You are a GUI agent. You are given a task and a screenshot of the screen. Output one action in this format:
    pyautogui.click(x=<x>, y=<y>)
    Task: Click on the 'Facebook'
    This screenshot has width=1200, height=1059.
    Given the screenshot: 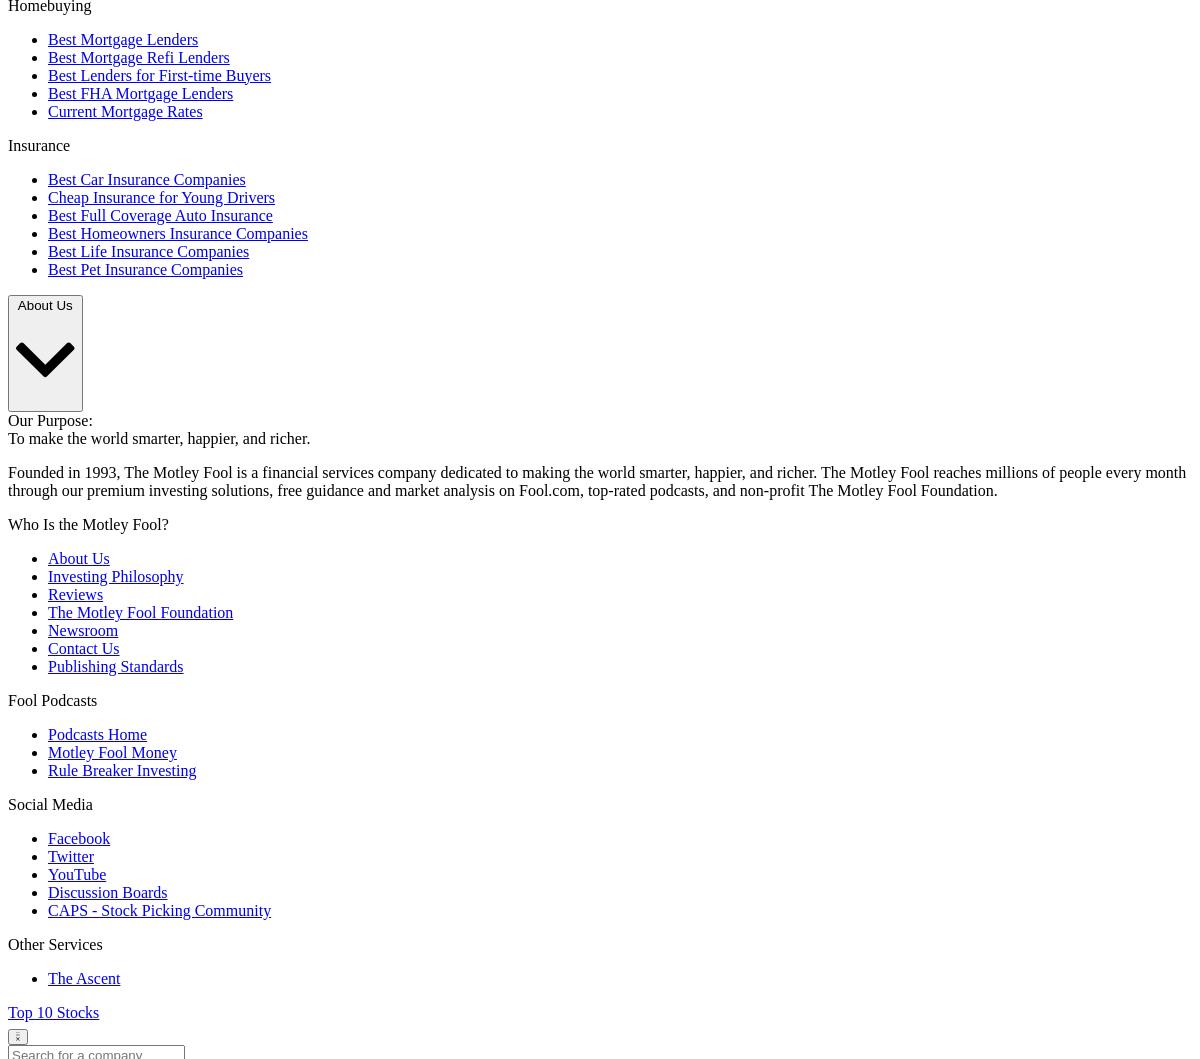 What is the action you would take?
    pyautogui.click(x=78, y=837)
    